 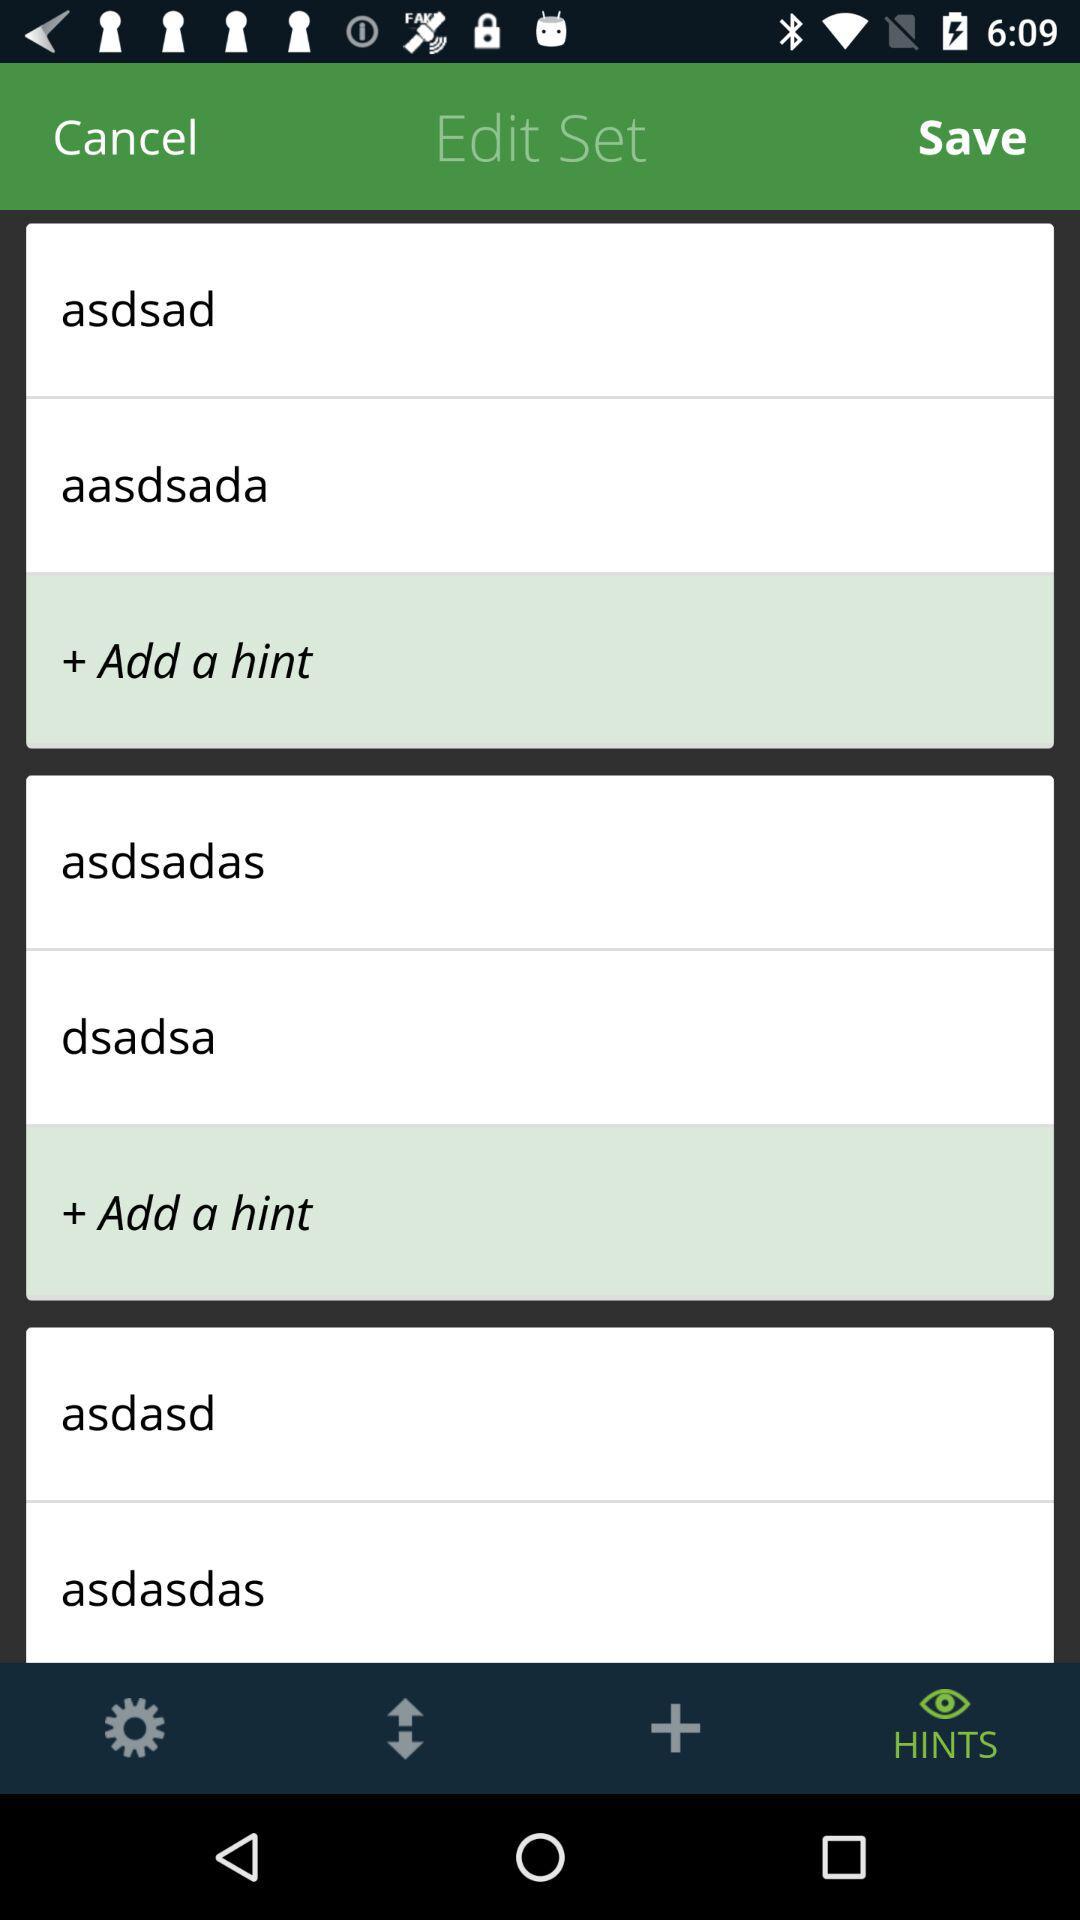 I want to click on the item at the bottom right corner, so click(x=945, y=1727).